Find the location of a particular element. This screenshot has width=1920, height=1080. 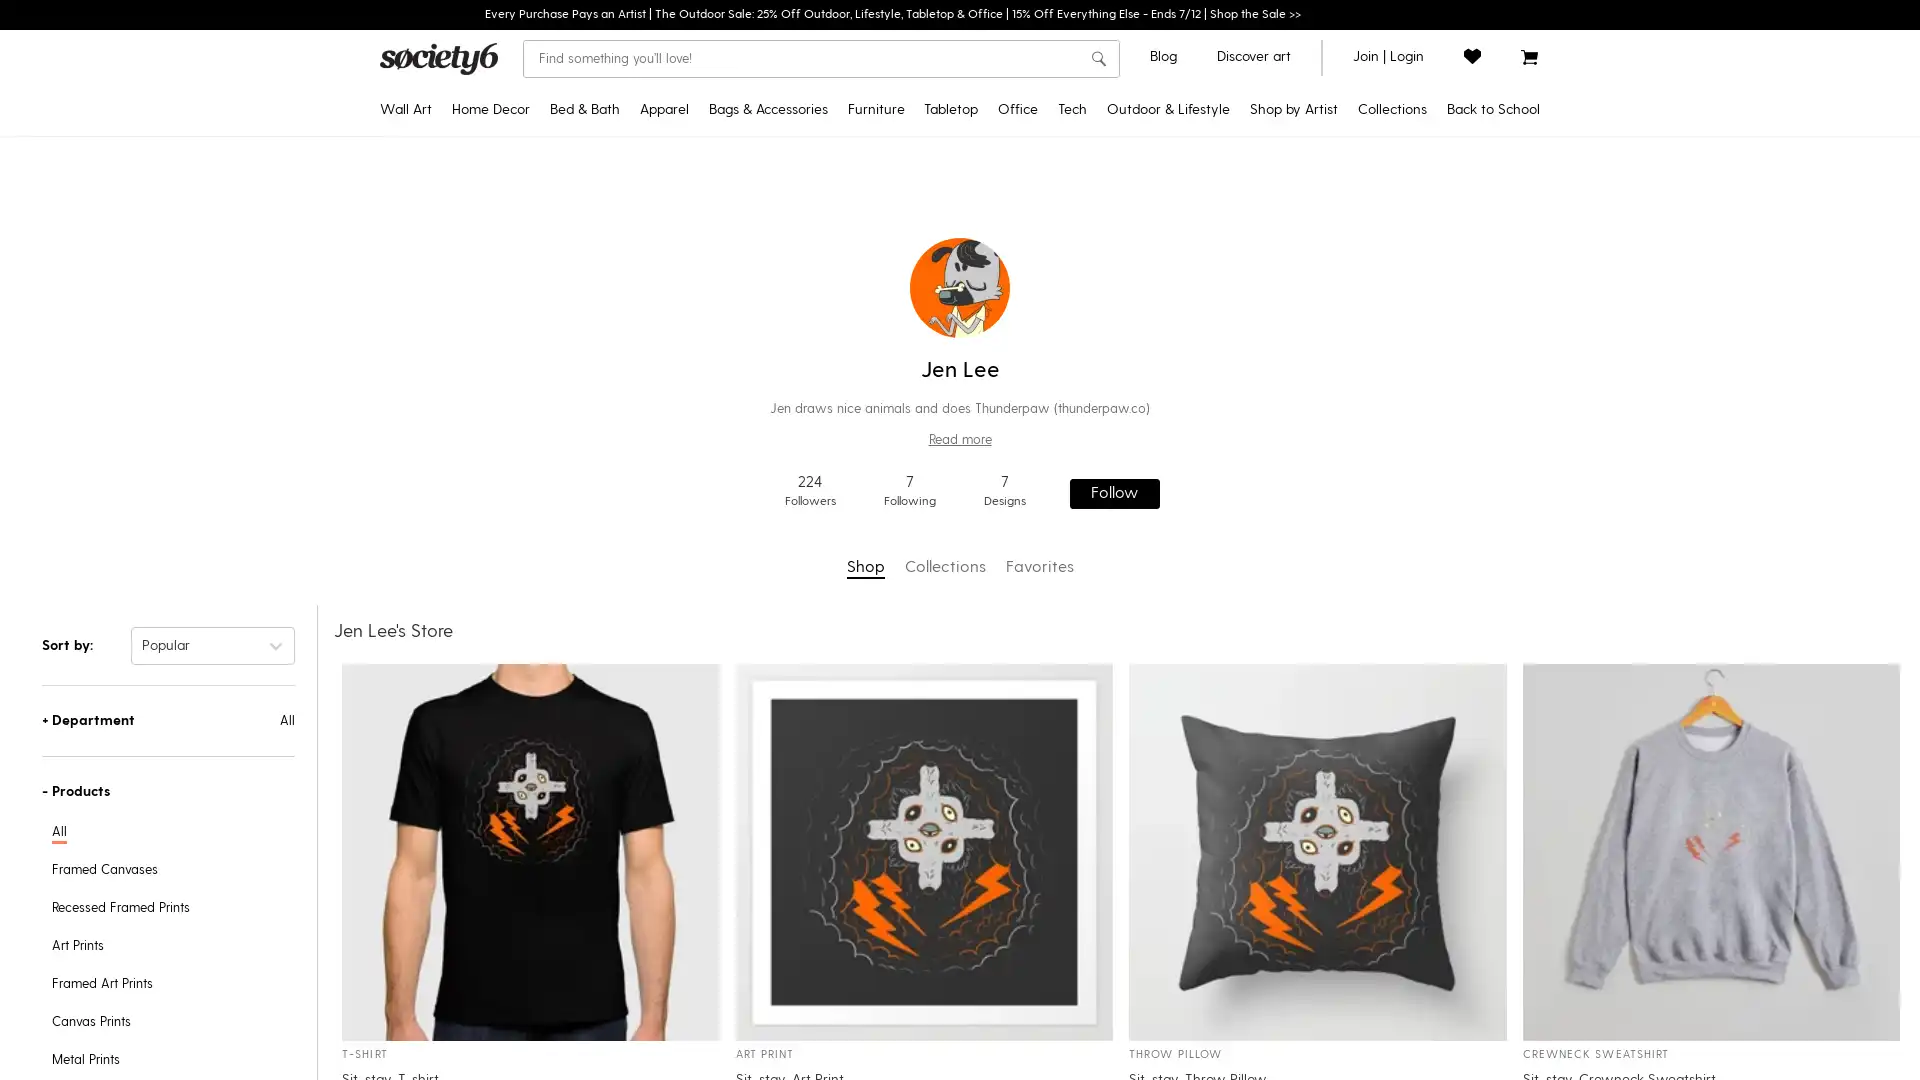

join or login is located at coordinates (1387, 55).